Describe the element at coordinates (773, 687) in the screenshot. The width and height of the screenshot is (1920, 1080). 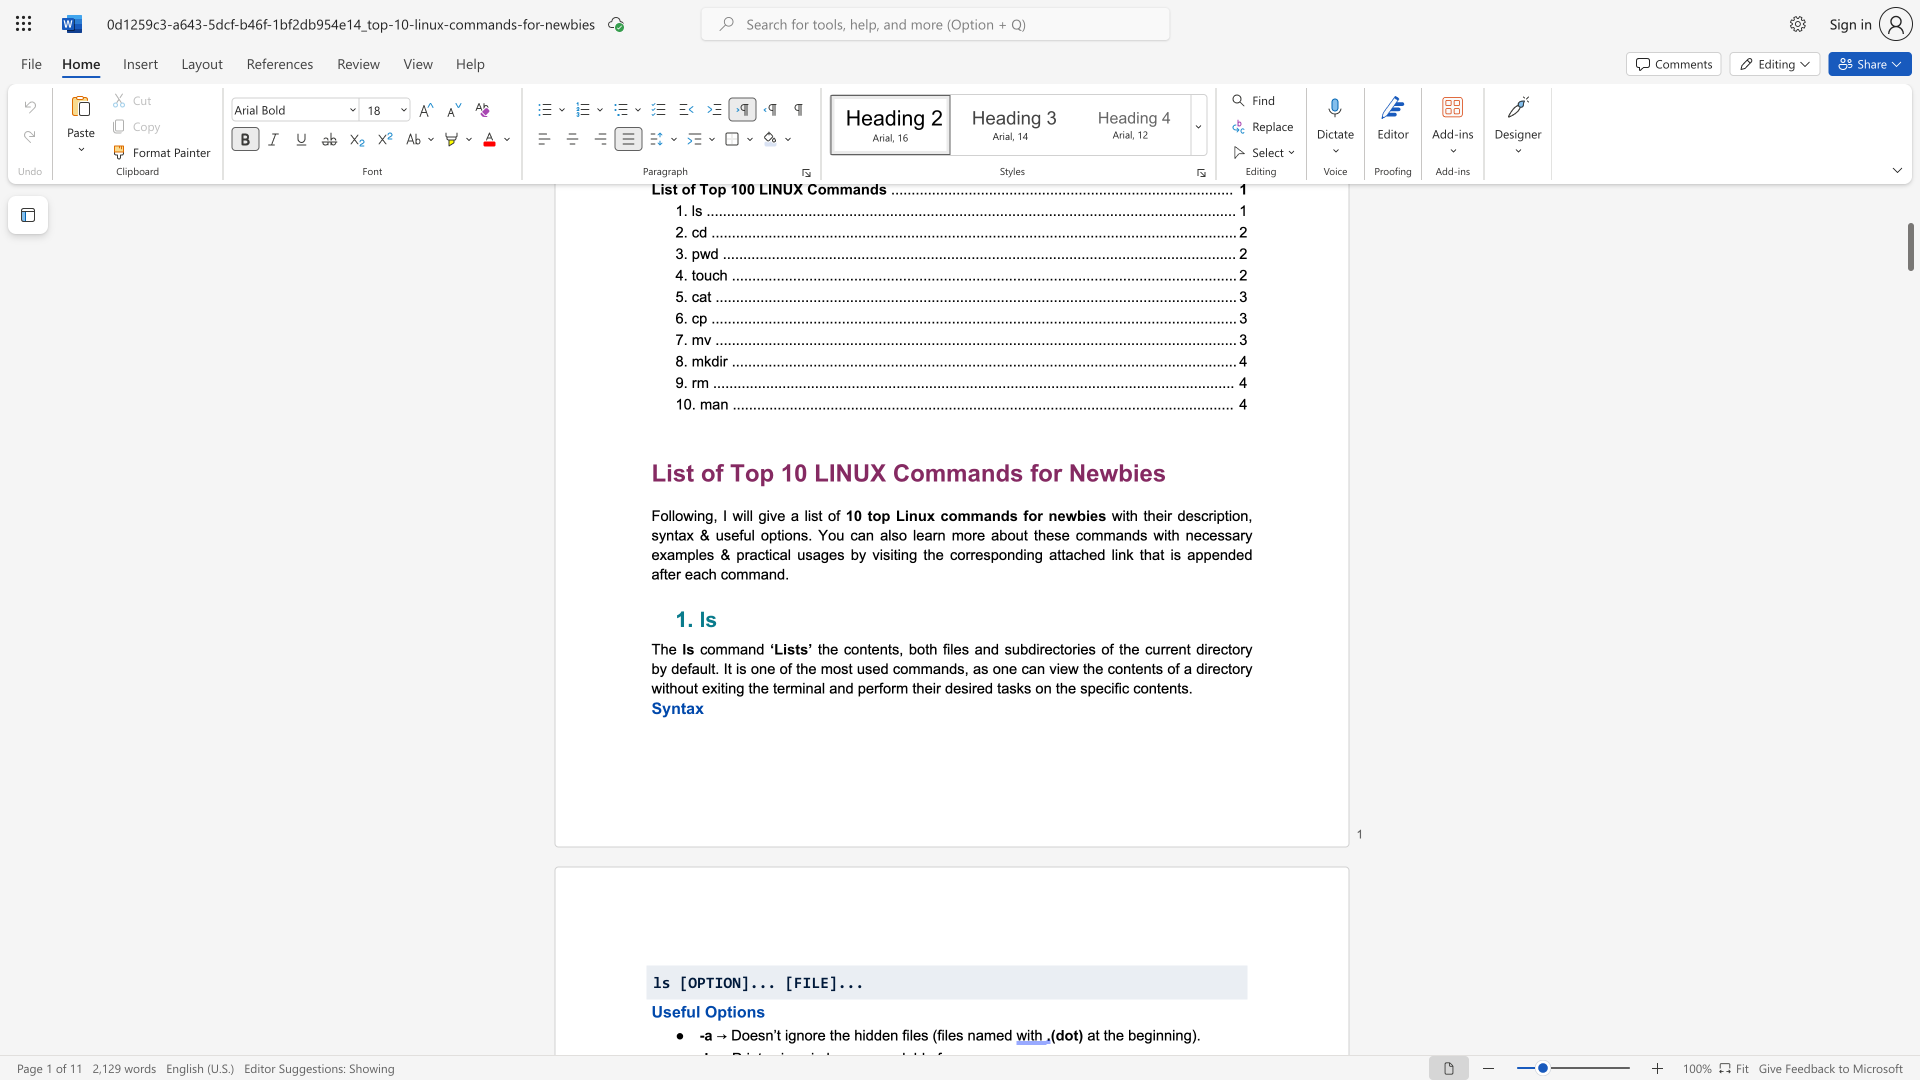
I see `the 21th character "t" in the text` at that location.